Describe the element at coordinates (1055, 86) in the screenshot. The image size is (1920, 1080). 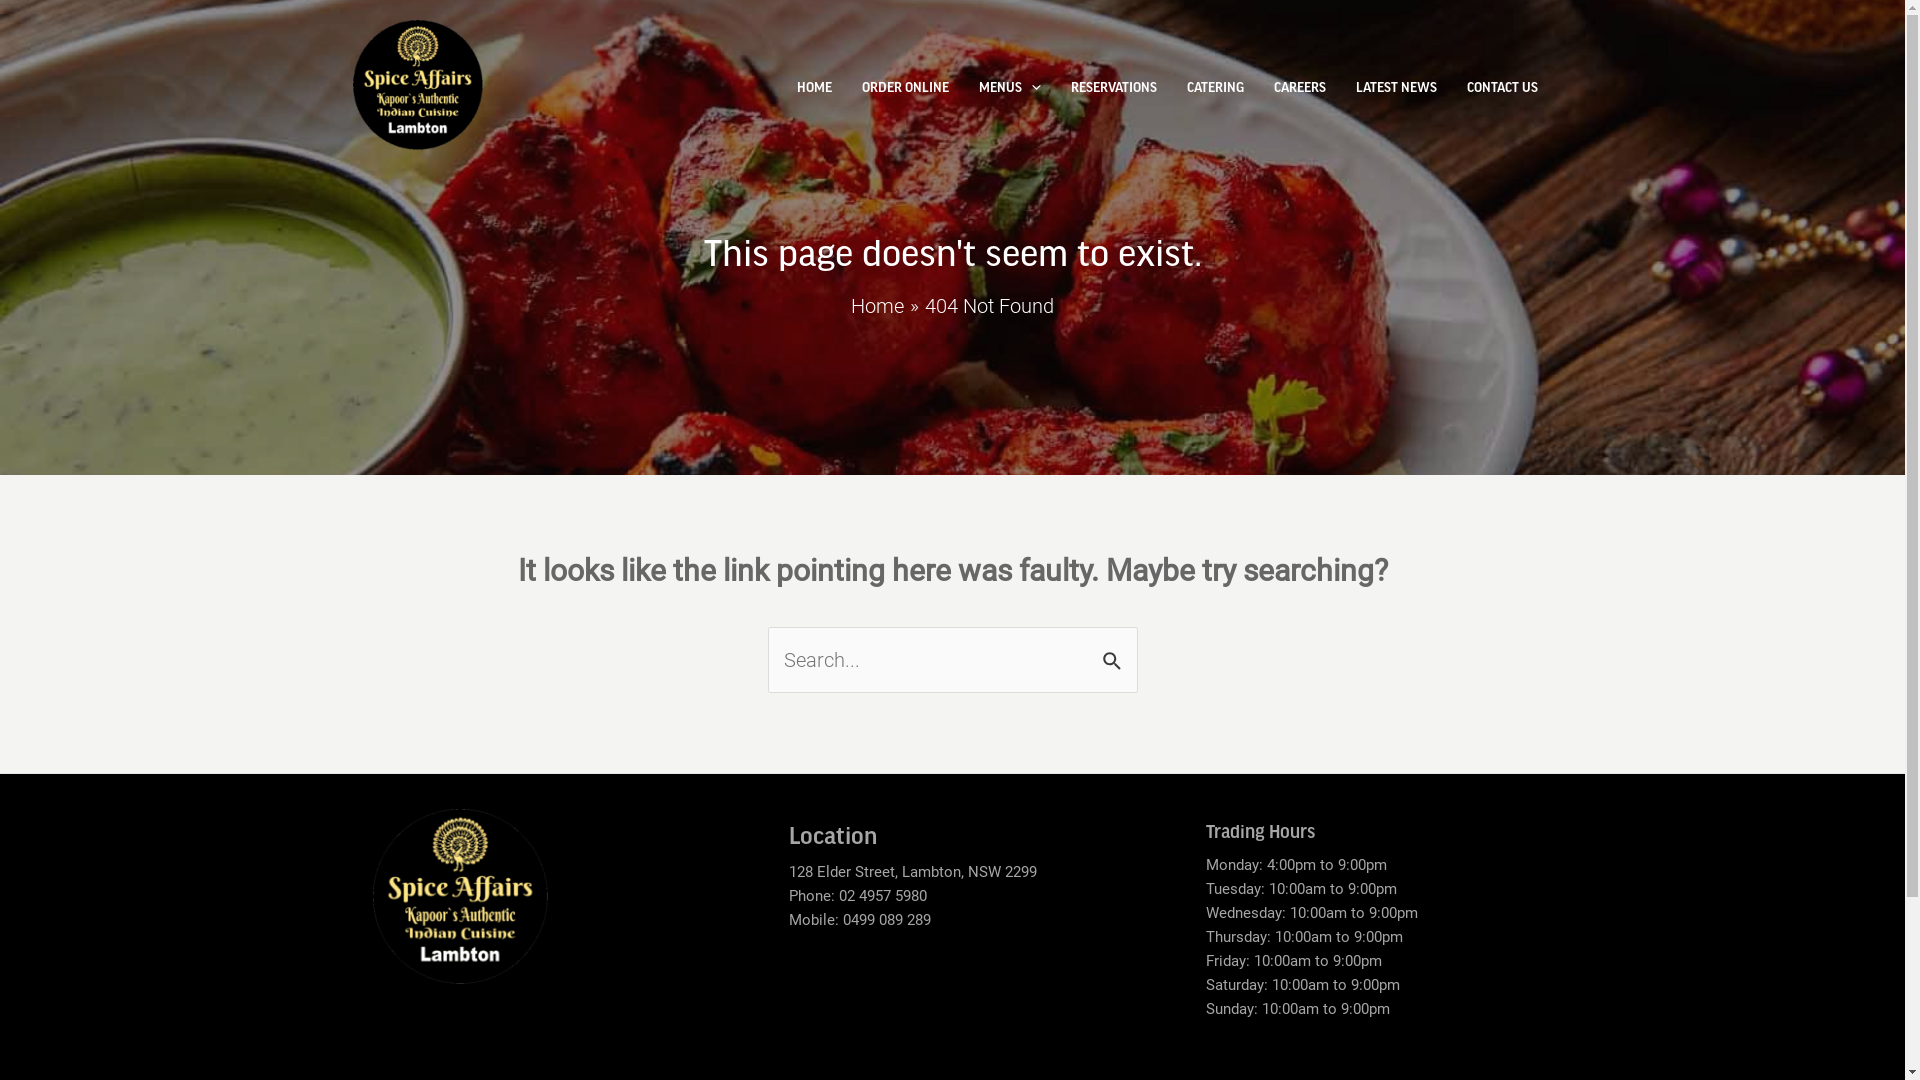
I see `'RESERVATIONS'` at that location.